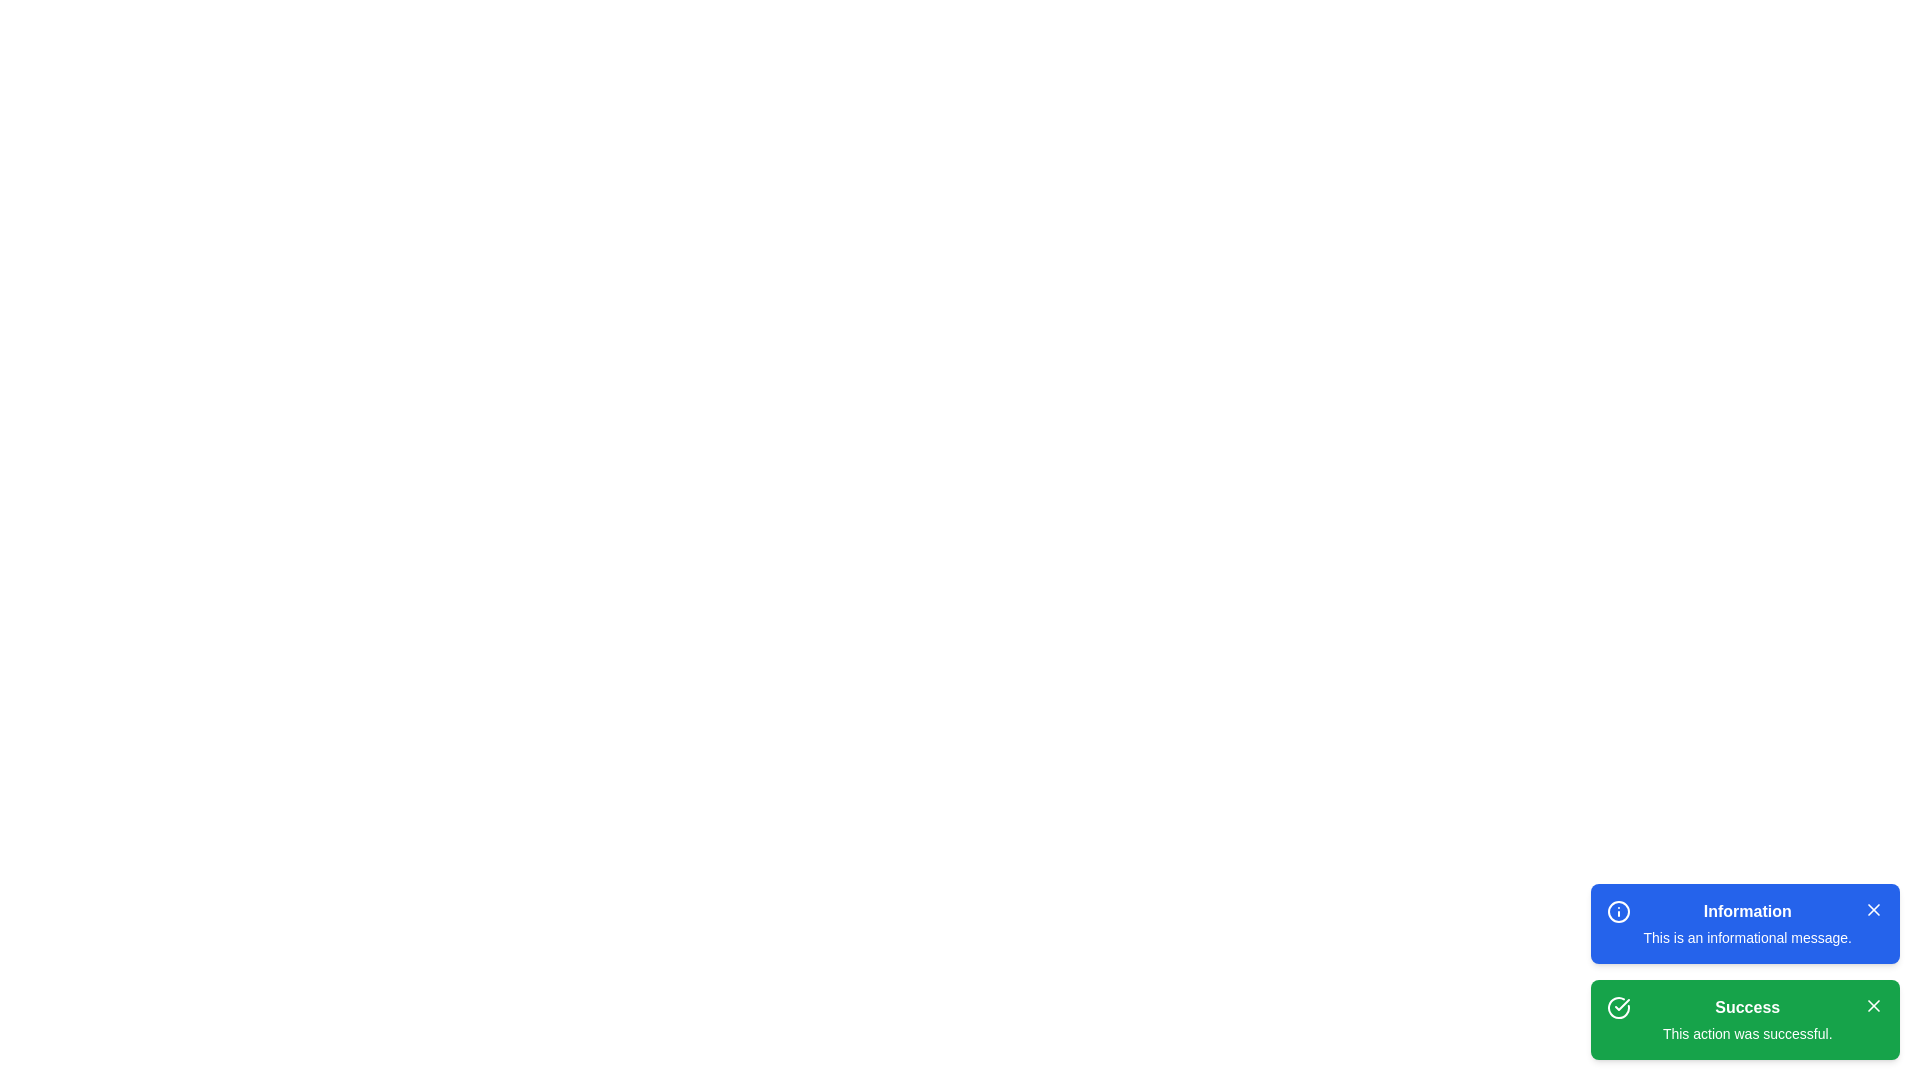  I want to click on the Close Button located at the top right corner of the green notification box, so click(1872, 1006).